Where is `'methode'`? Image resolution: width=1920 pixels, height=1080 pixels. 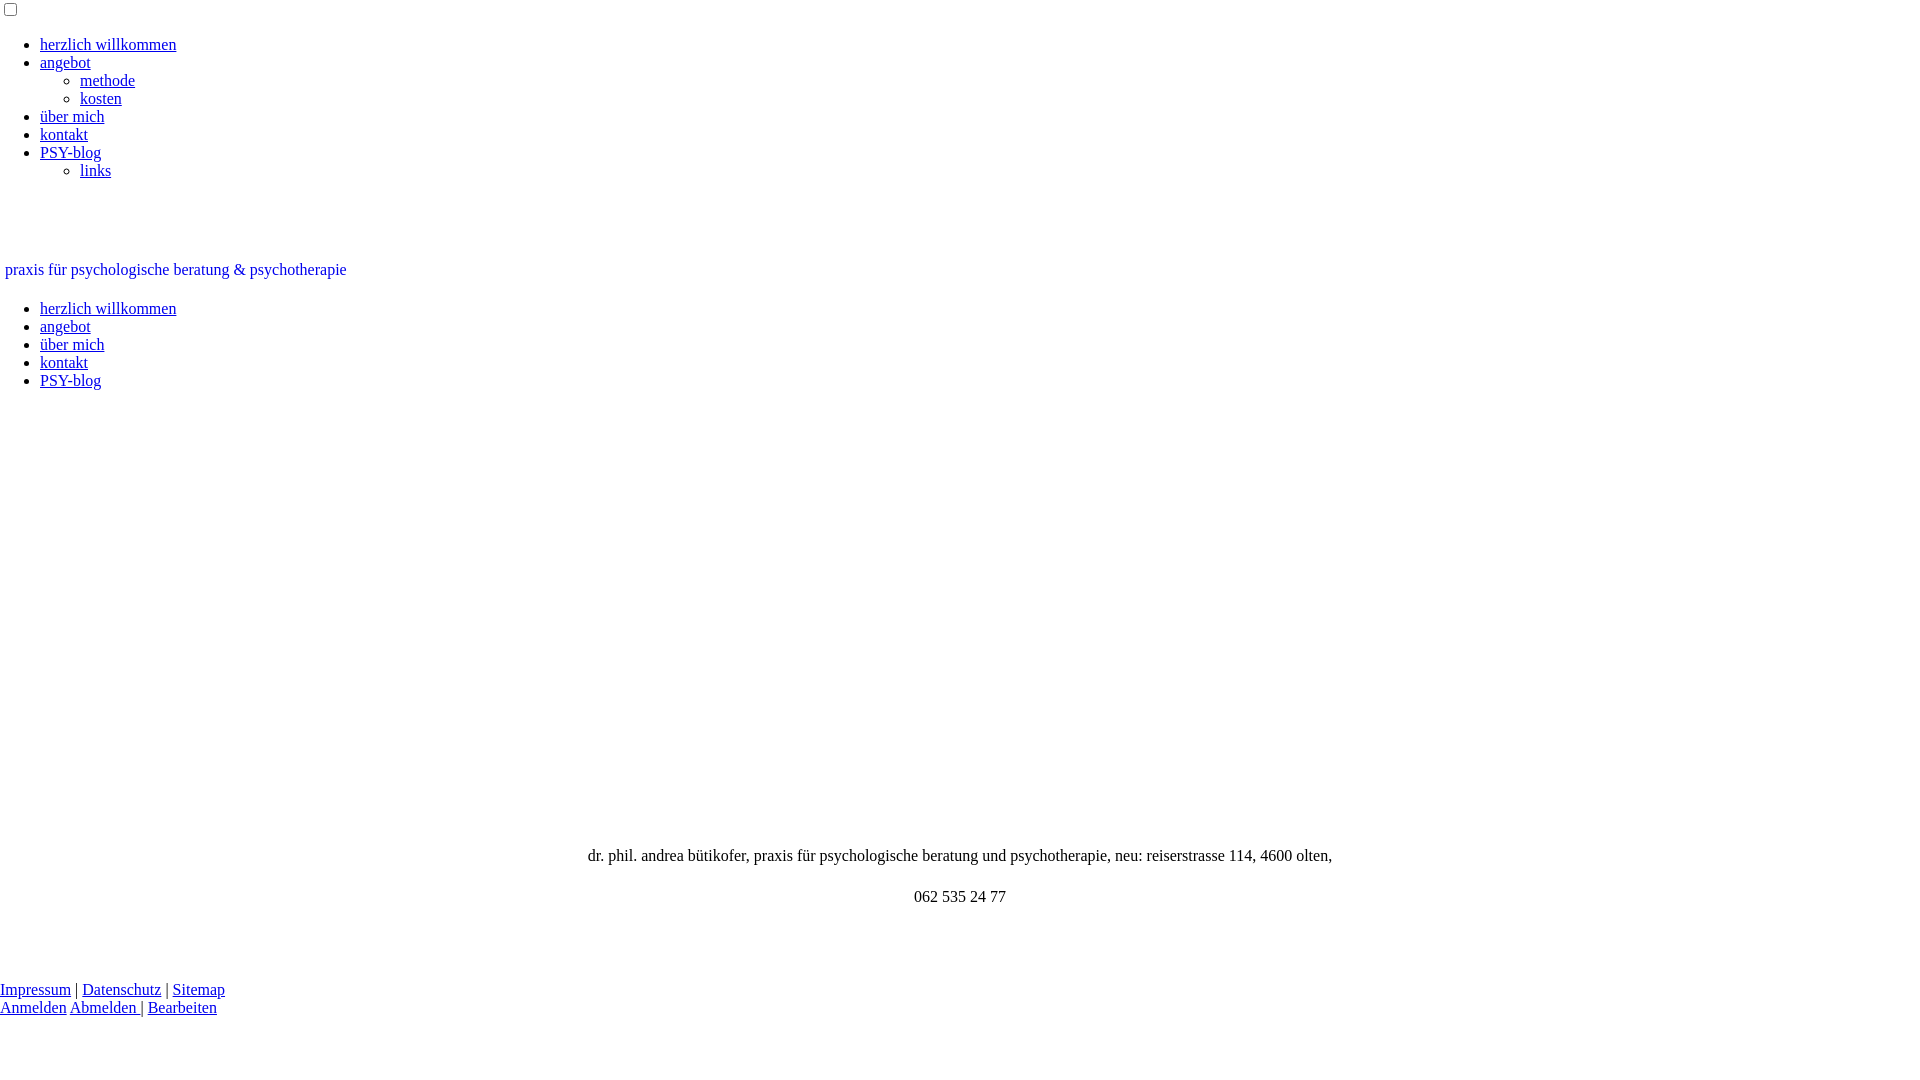 'methode' is located at coordinates (106, 79).